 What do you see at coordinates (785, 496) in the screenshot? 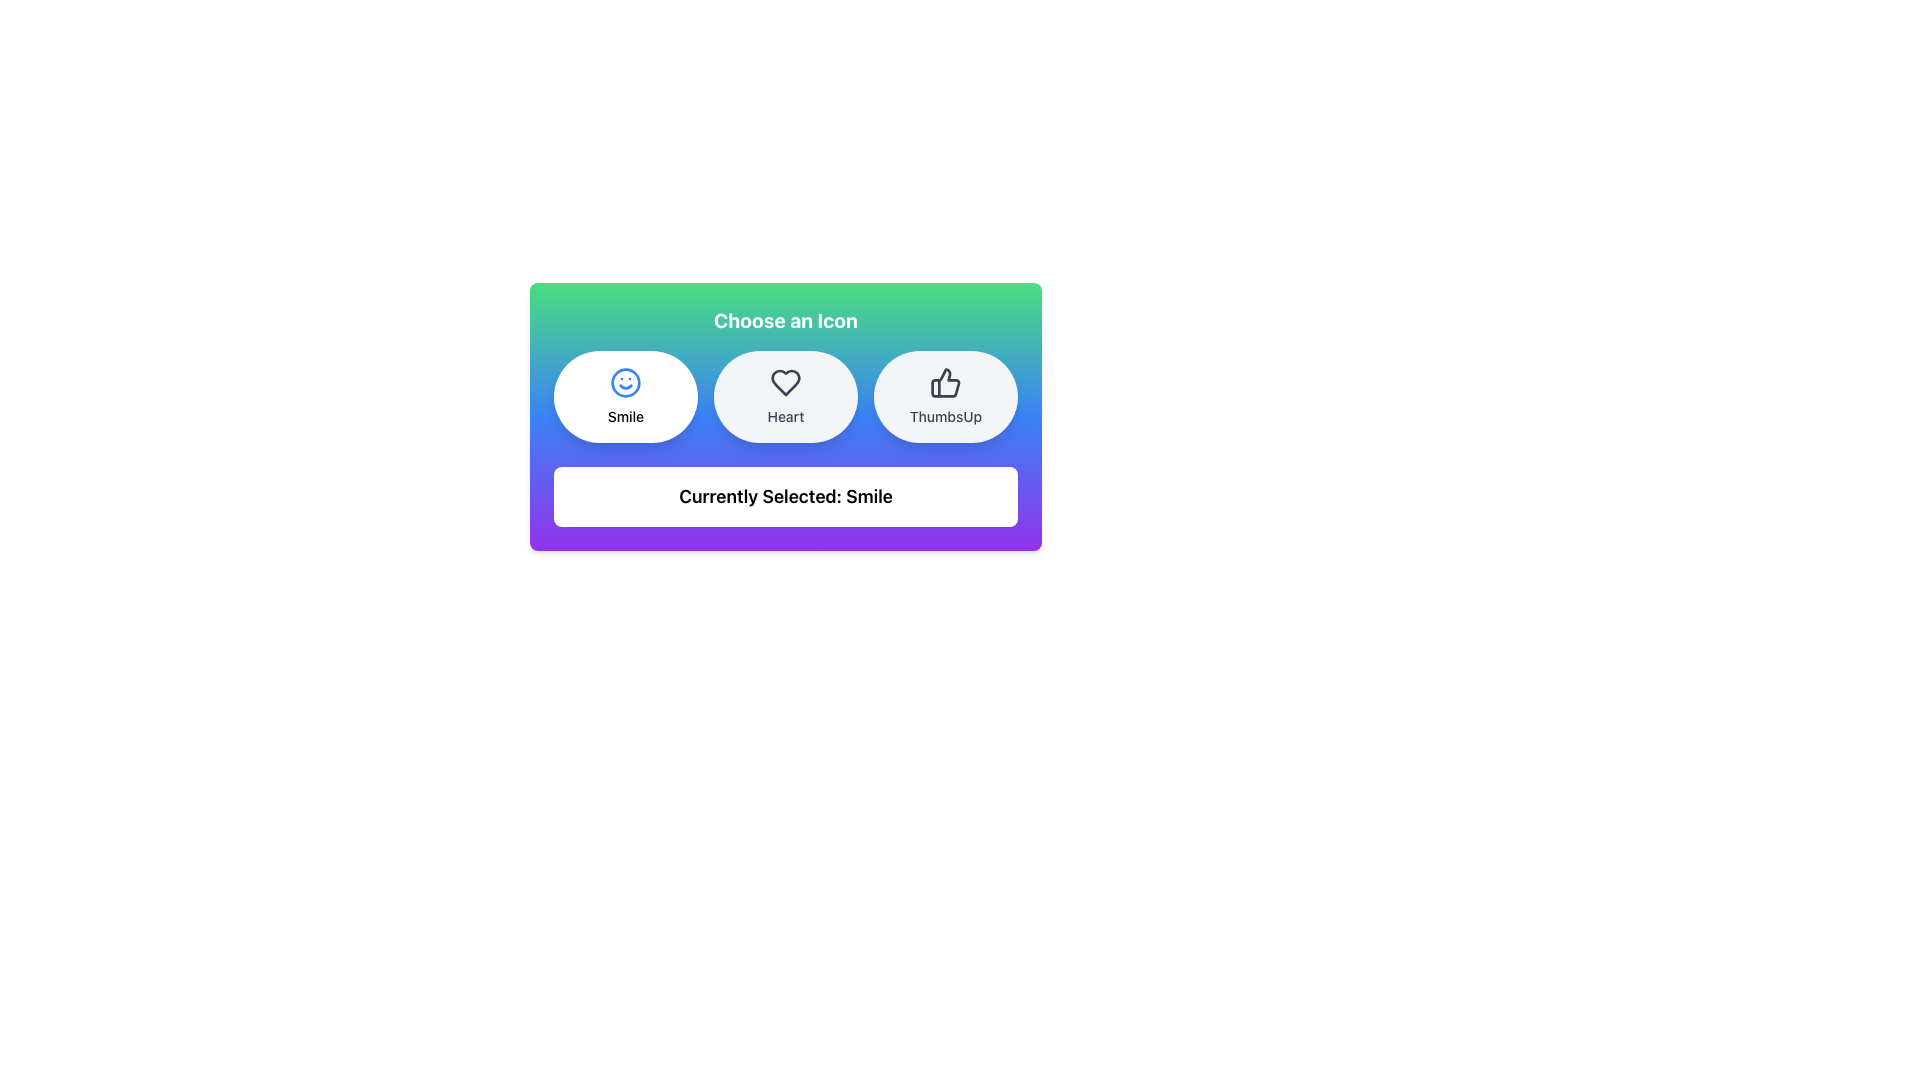
I see `the informational Text Label that displays the currently selected option 'Smile', located at the bottom section of a card-like area, centered horizontally beneath three buttons labeled 'Smile', 'Heart', and 'ThumbsUp'` at bounding box center [785, 496].